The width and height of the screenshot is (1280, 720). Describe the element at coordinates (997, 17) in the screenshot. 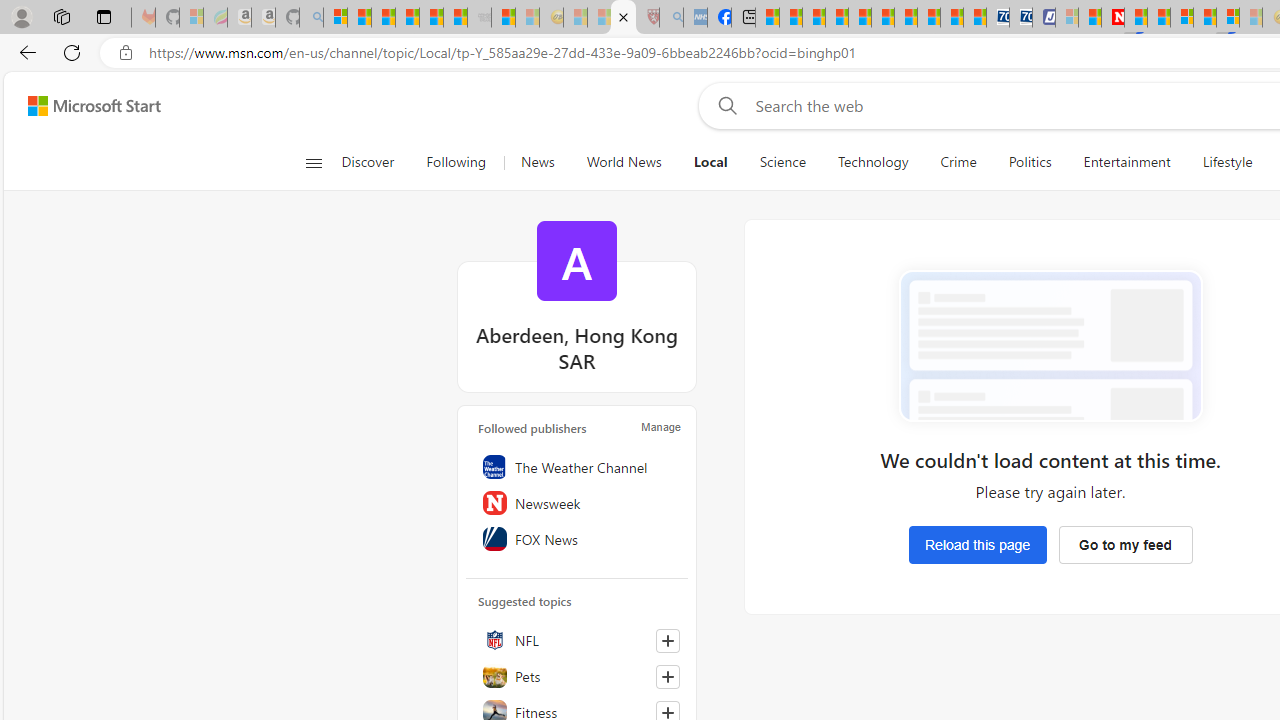

I see `'Cheap Car Rentals - Save70.com'` at that location.